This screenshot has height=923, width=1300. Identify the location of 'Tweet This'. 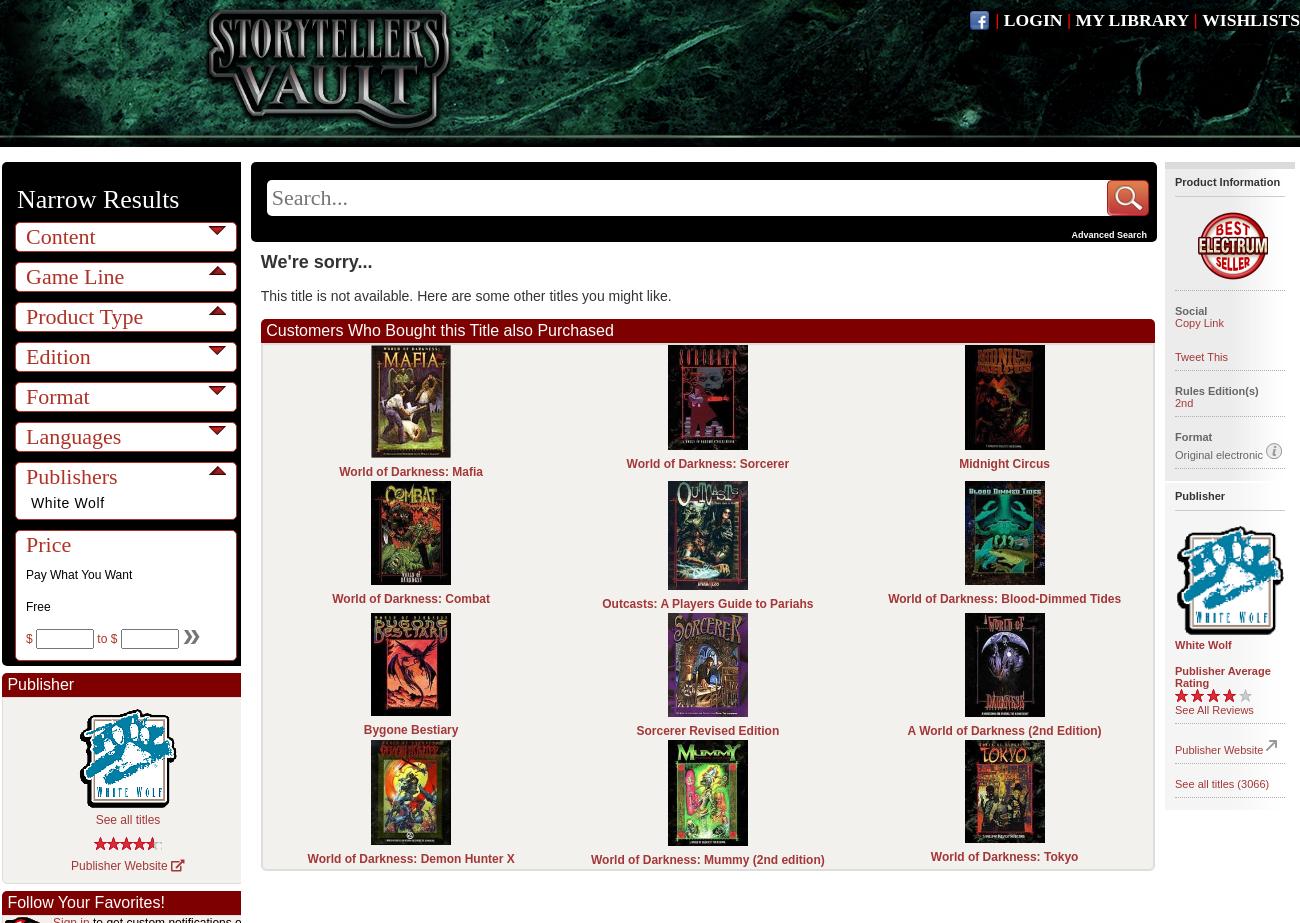
(1174, 357).